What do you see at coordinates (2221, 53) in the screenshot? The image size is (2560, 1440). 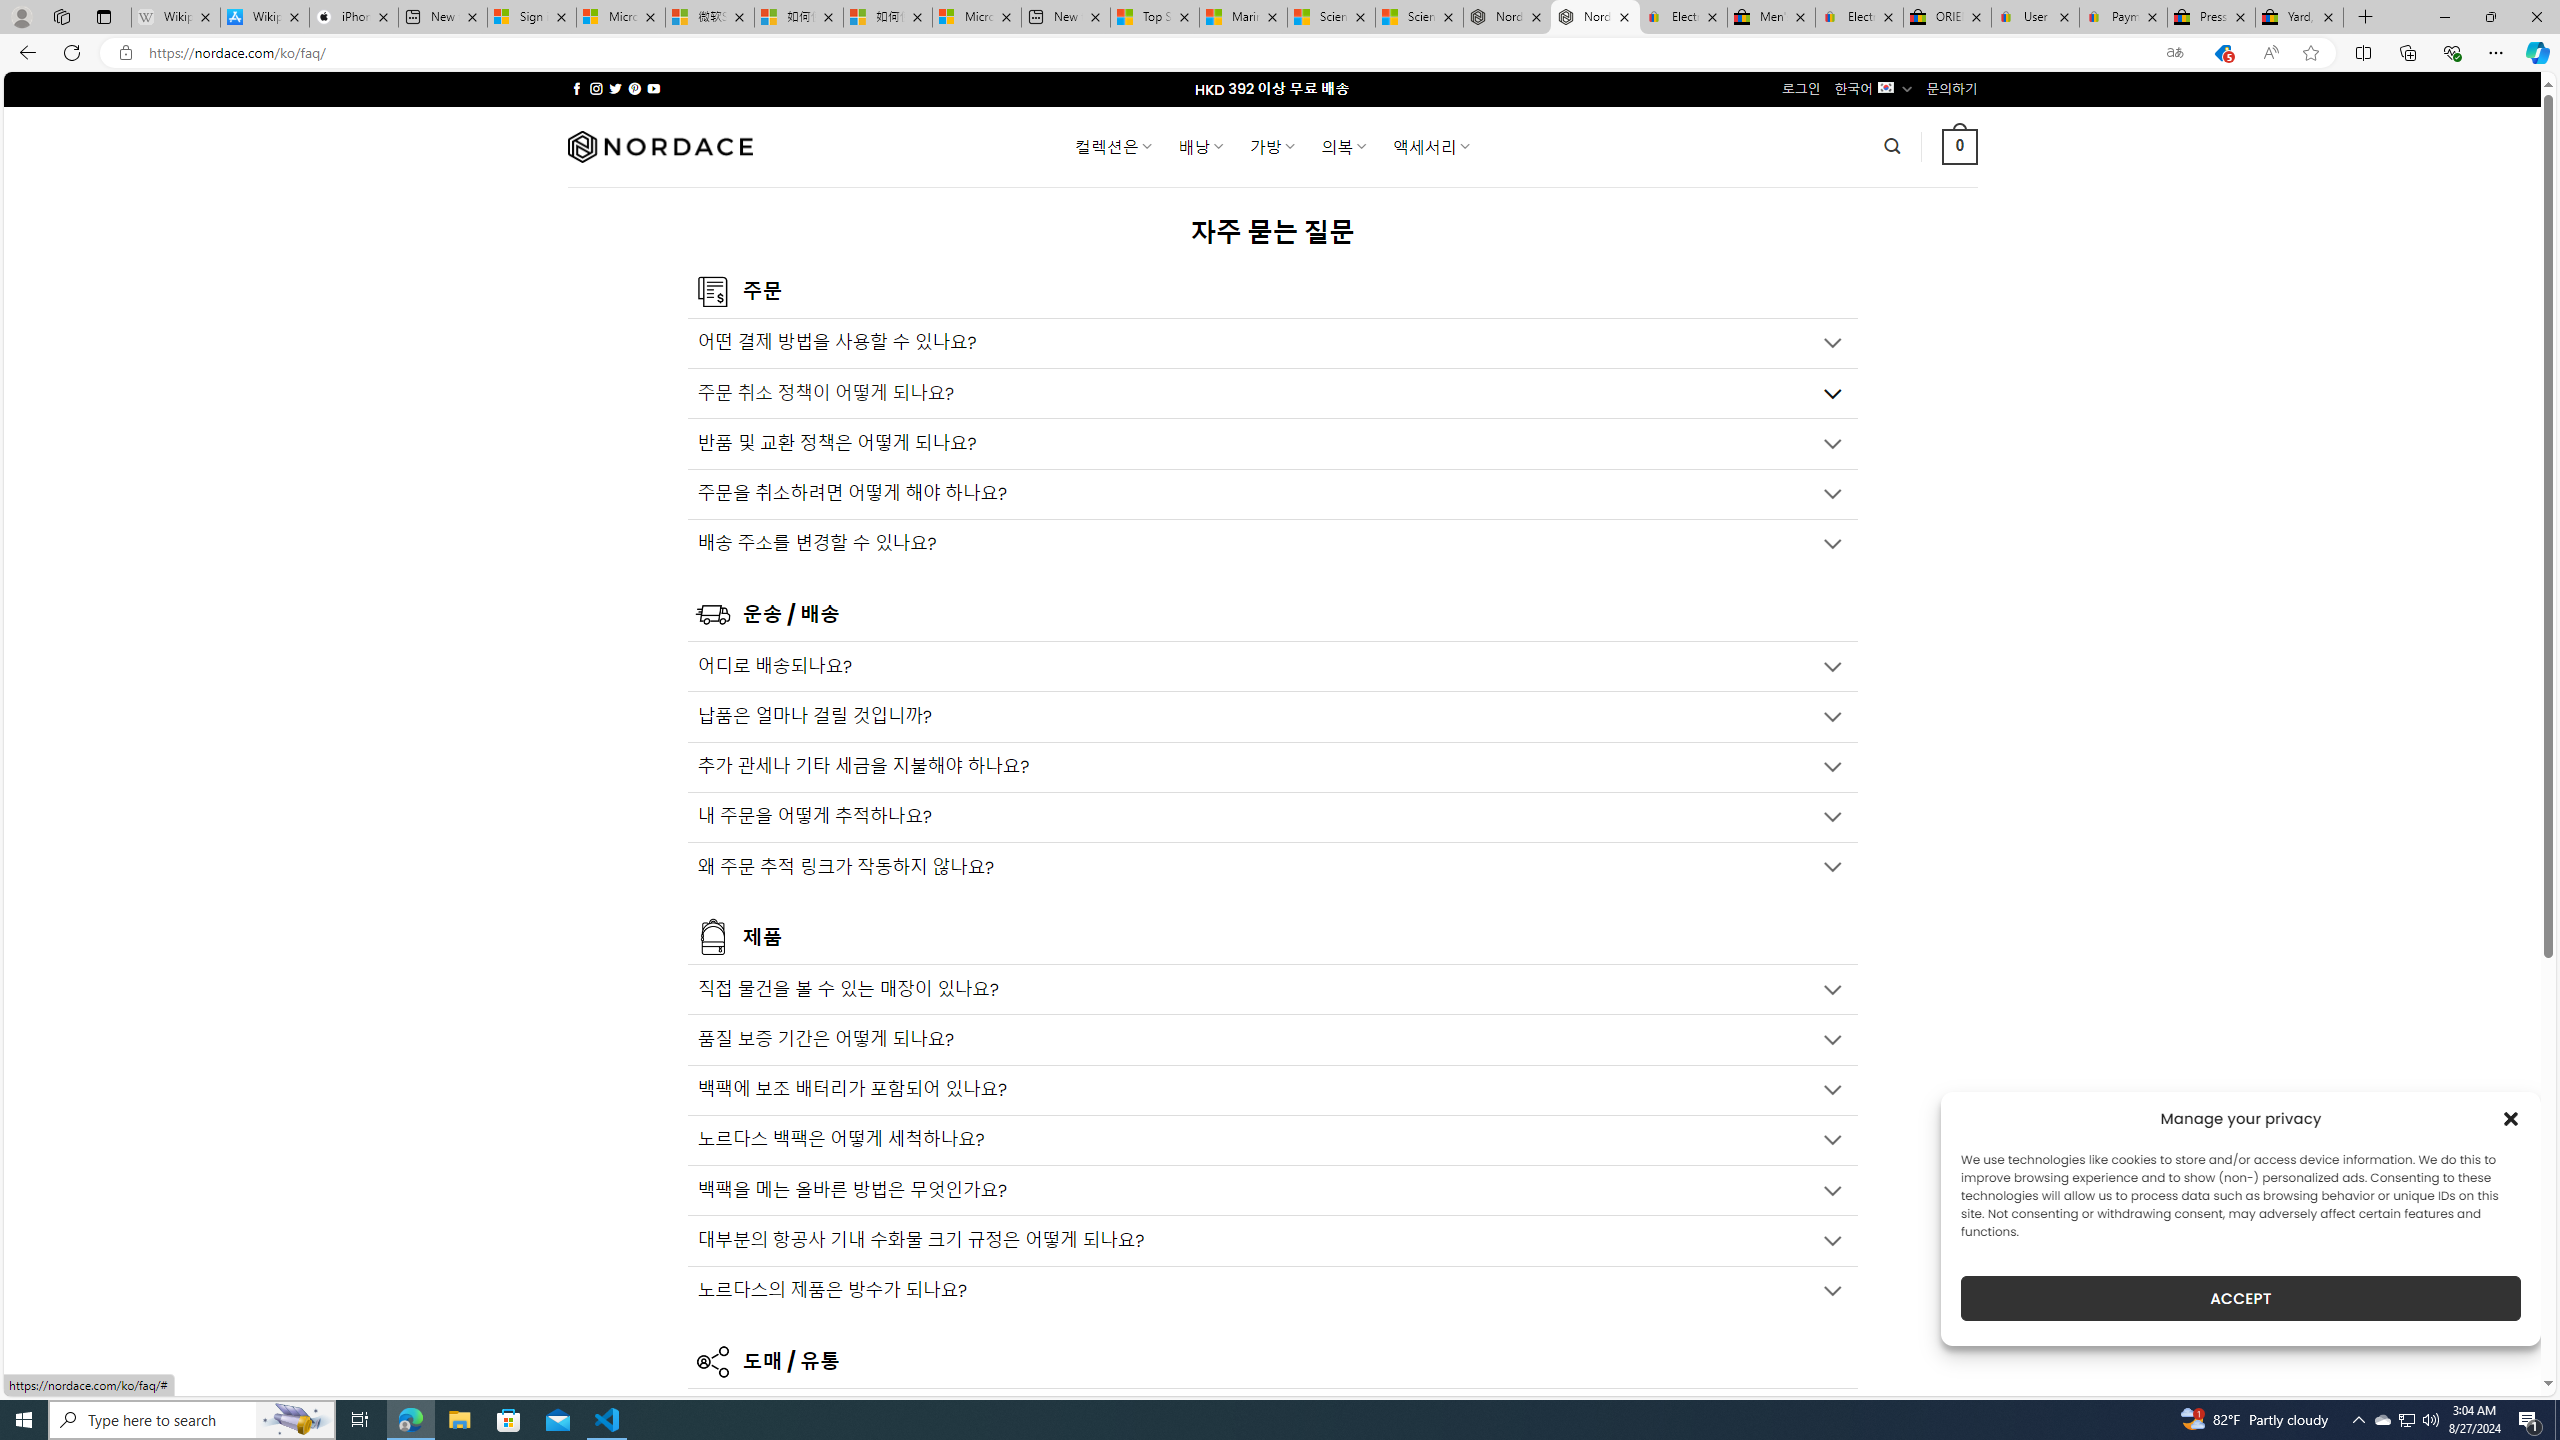 I see `'This site has coupons! Shopping in Microsoft Edge, 5'` at bounding box center [2221, 53].